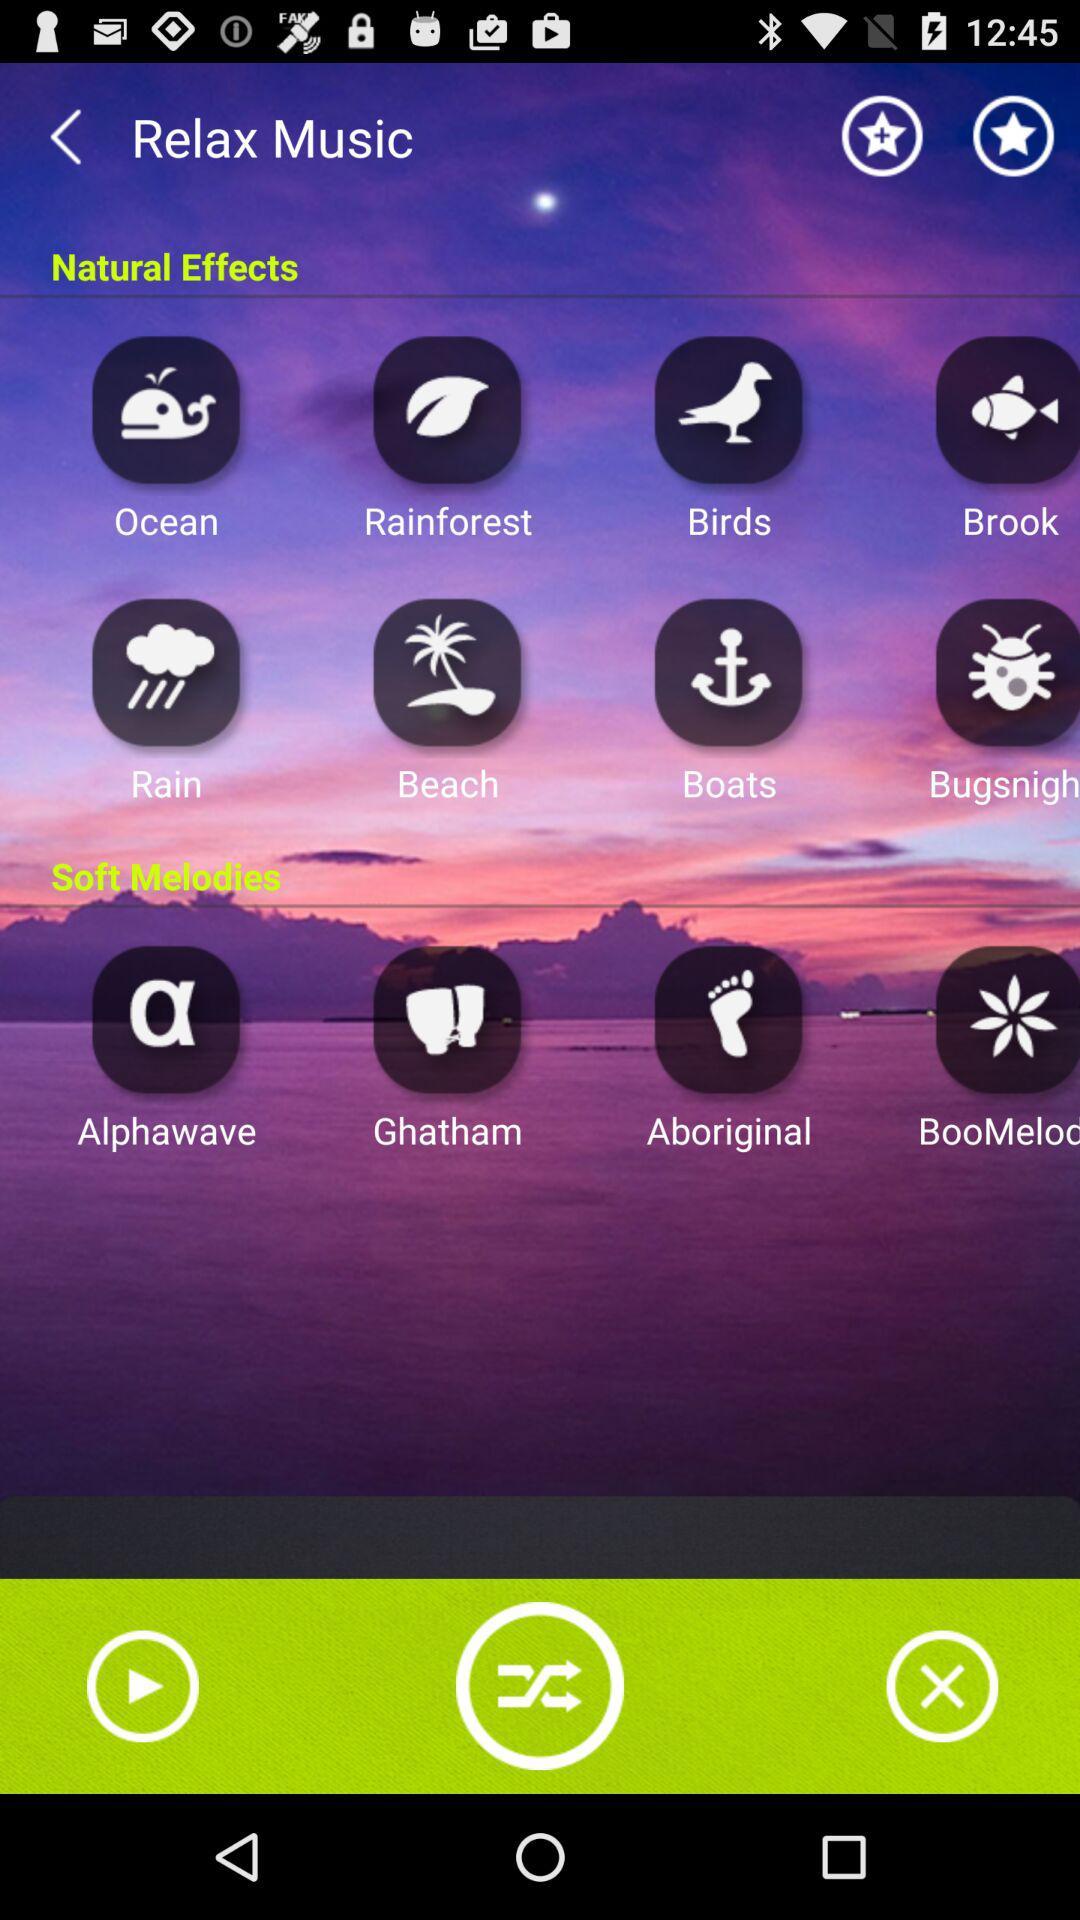 The width and height of the screenshot is (1080, 1920). I want to click on alphawave melody, so click(165, 1018).